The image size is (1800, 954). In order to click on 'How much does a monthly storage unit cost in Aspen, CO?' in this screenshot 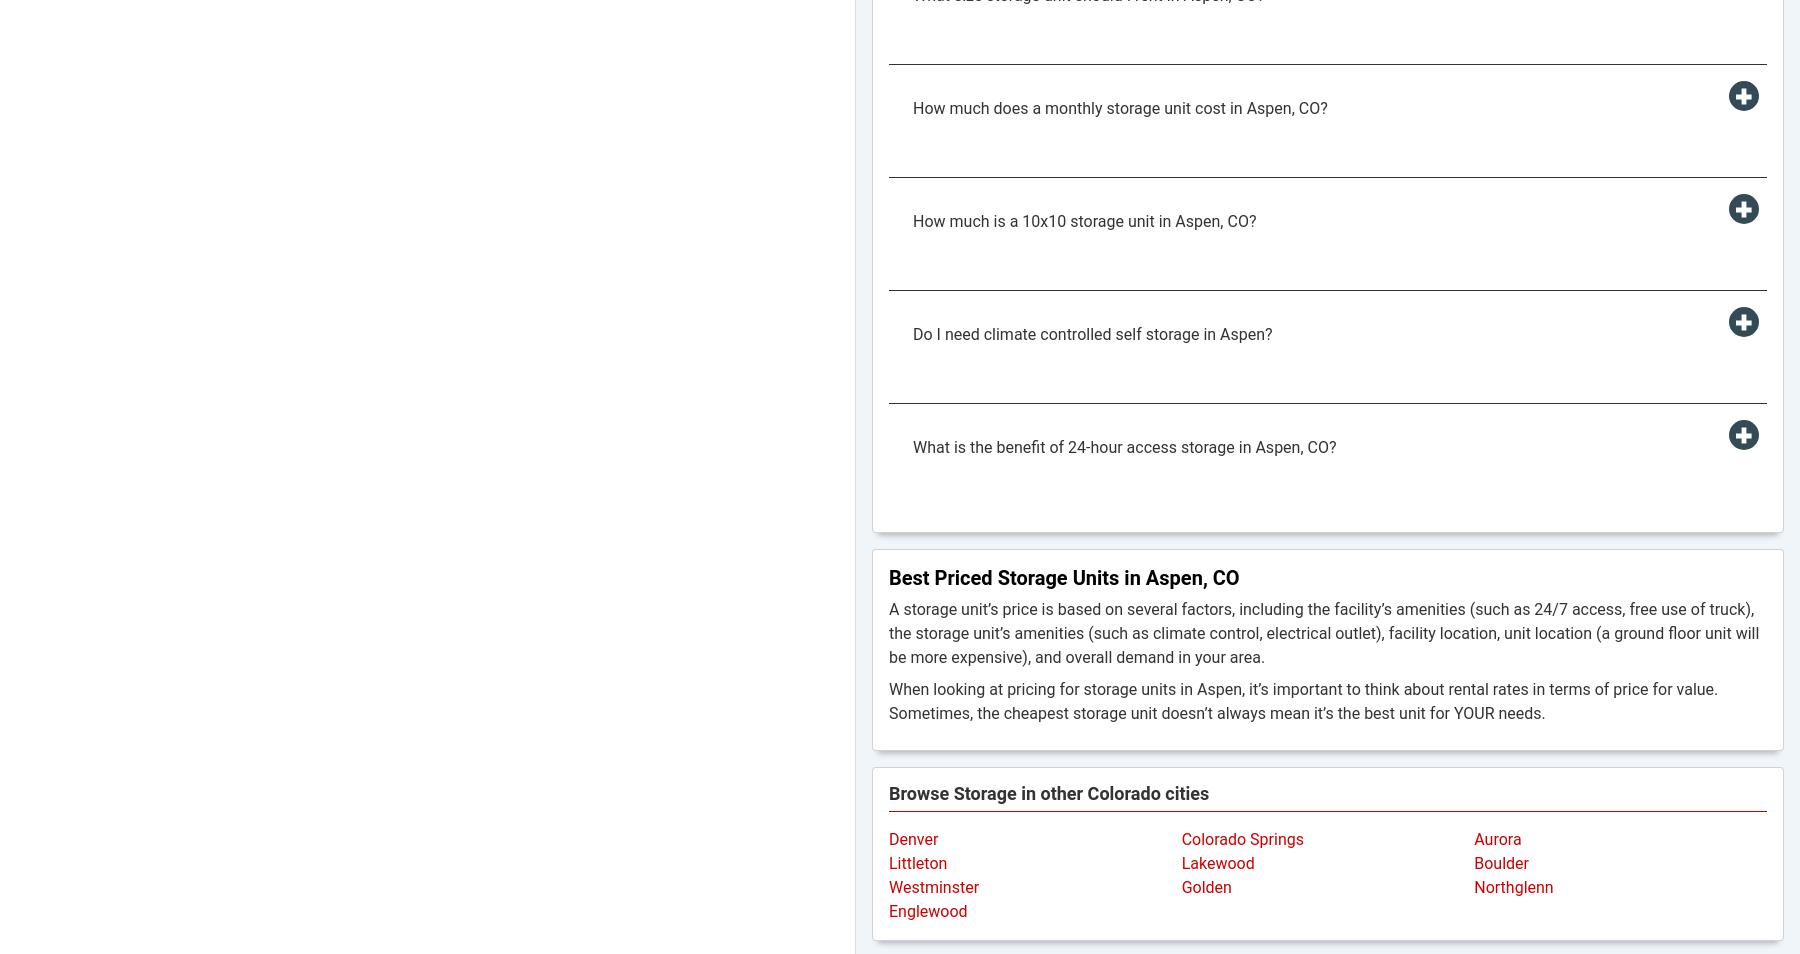, I will do `click(1119, 107)`.